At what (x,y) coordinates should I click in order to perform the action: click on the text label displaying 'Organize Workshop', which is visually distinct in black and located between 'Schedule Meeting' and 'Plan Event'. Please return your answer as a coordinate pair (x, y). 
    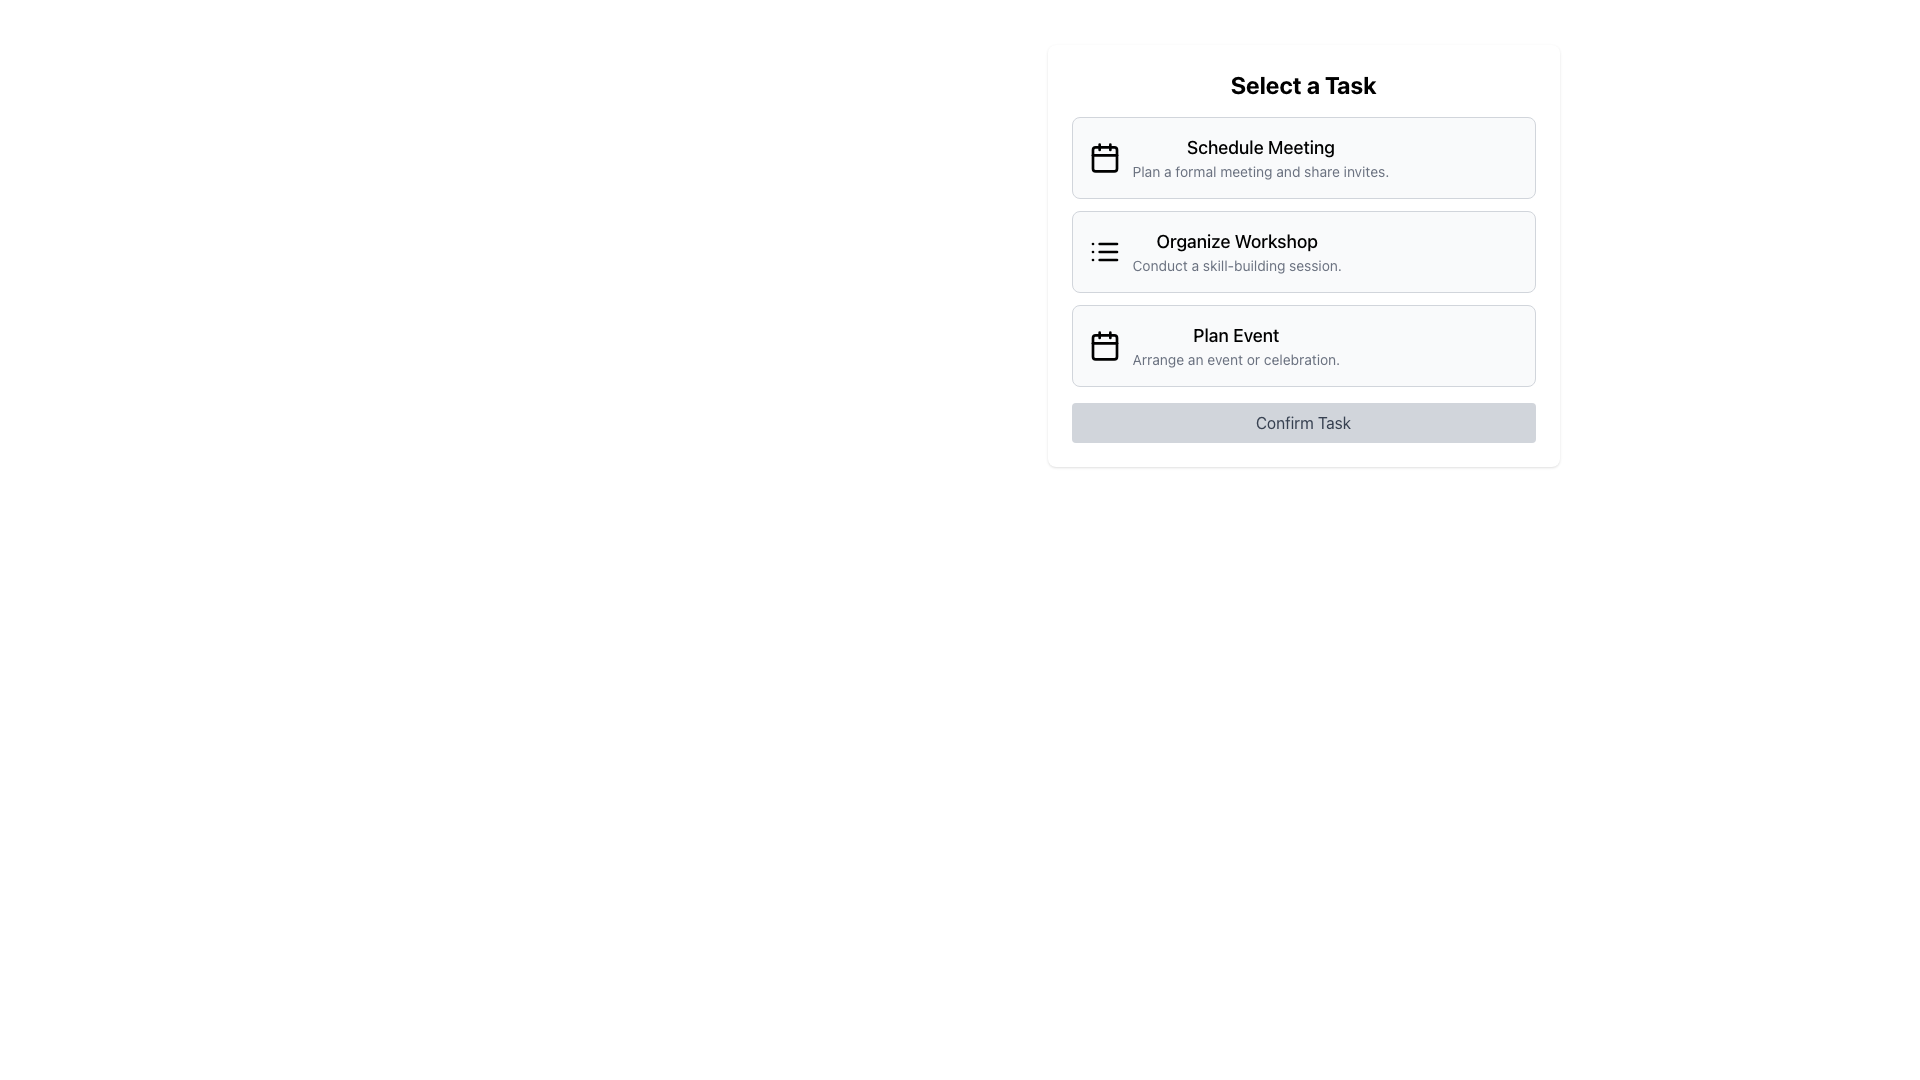
    Looking at the image, I should click on (1236, 241).